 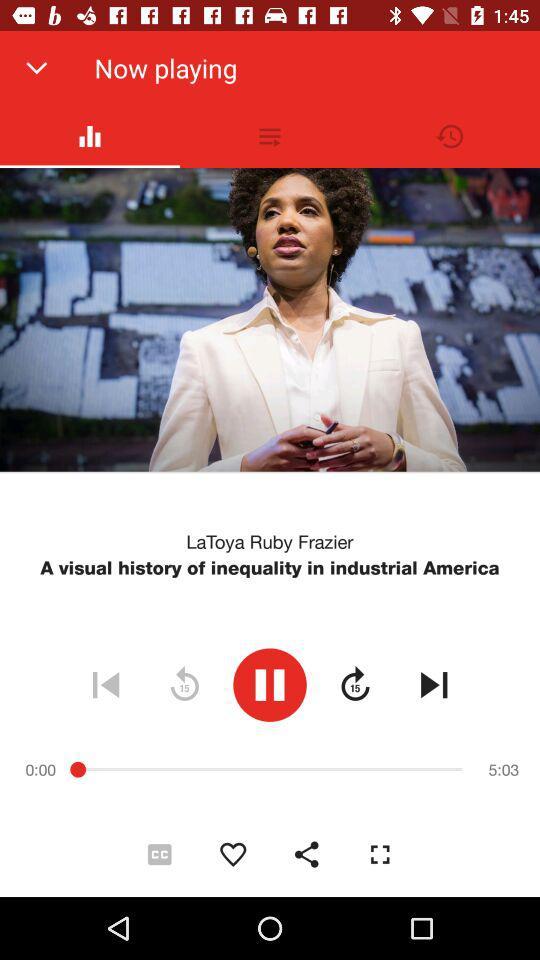 I want to click on the refresh icon, so click(x=184, y=684).